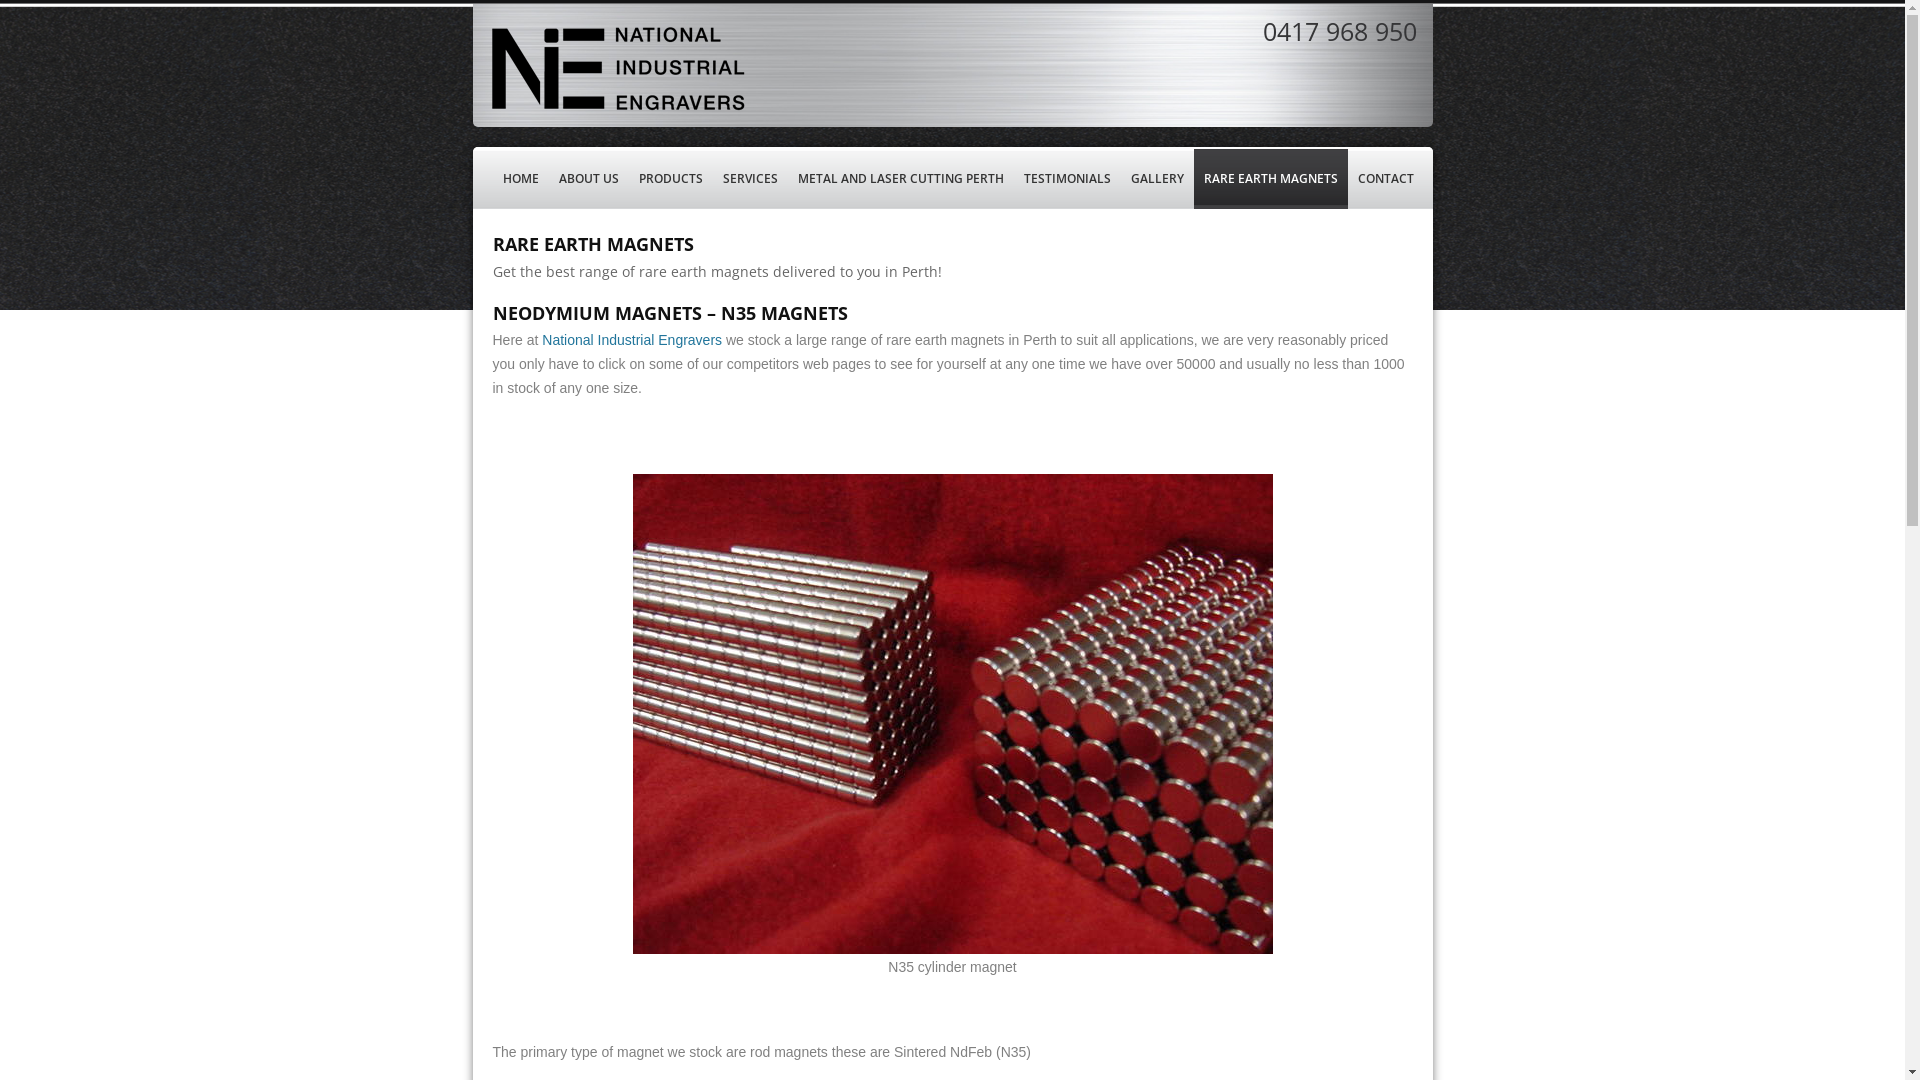 The width and height of the screenshot is (1920, 1080). I want to click on 'TESTIMONIALS', so click(1066, 177).